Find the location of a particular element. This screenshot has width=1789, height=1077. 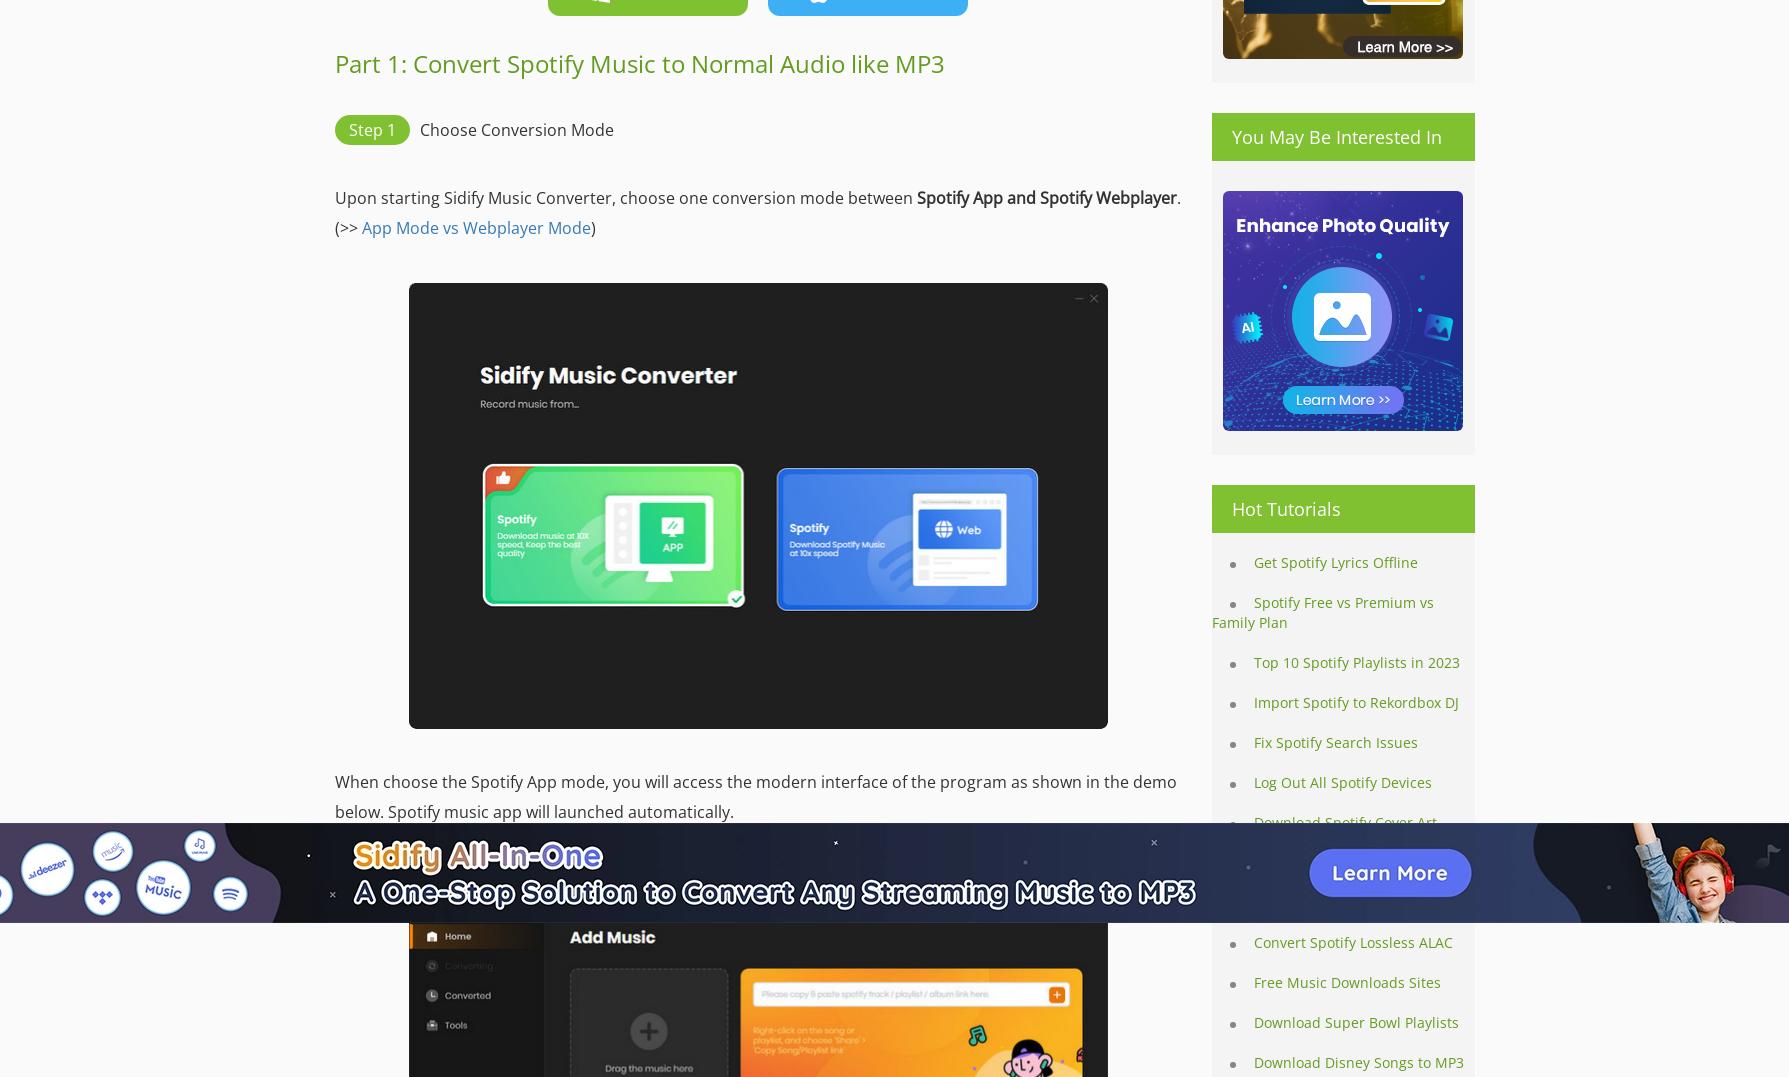

'When choose the Spotify App mode, you will access the modern interface of the program as shown in the demo below. Spotify music app will launched automatically.' is located at coordinates (333, 796).